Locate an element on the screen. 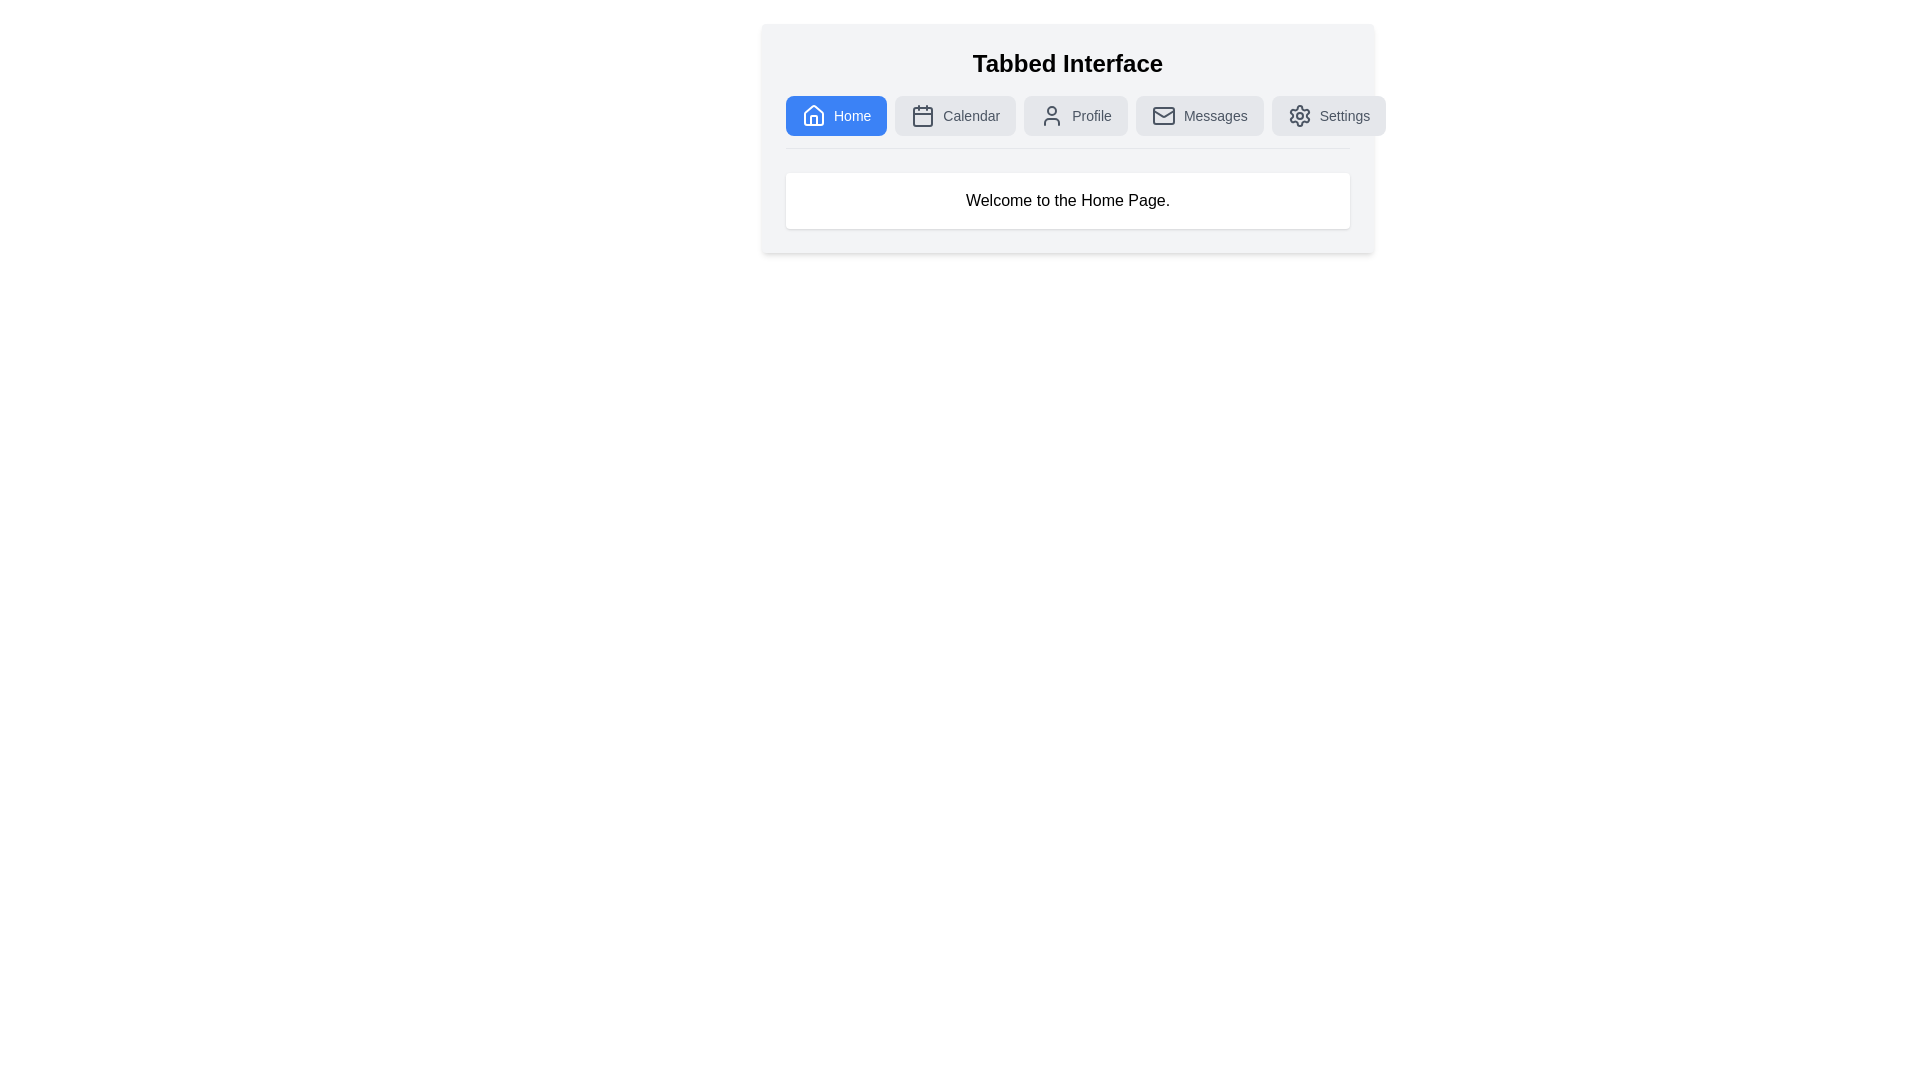  the user icon located within the 'Profile' button, which features a circle above a semi-circular base styled with a gray line drawing. This icon is centrally positioned to the left of the 'Profile' text label in the horizontal navigation bar is located at coordinates (1051, 115).